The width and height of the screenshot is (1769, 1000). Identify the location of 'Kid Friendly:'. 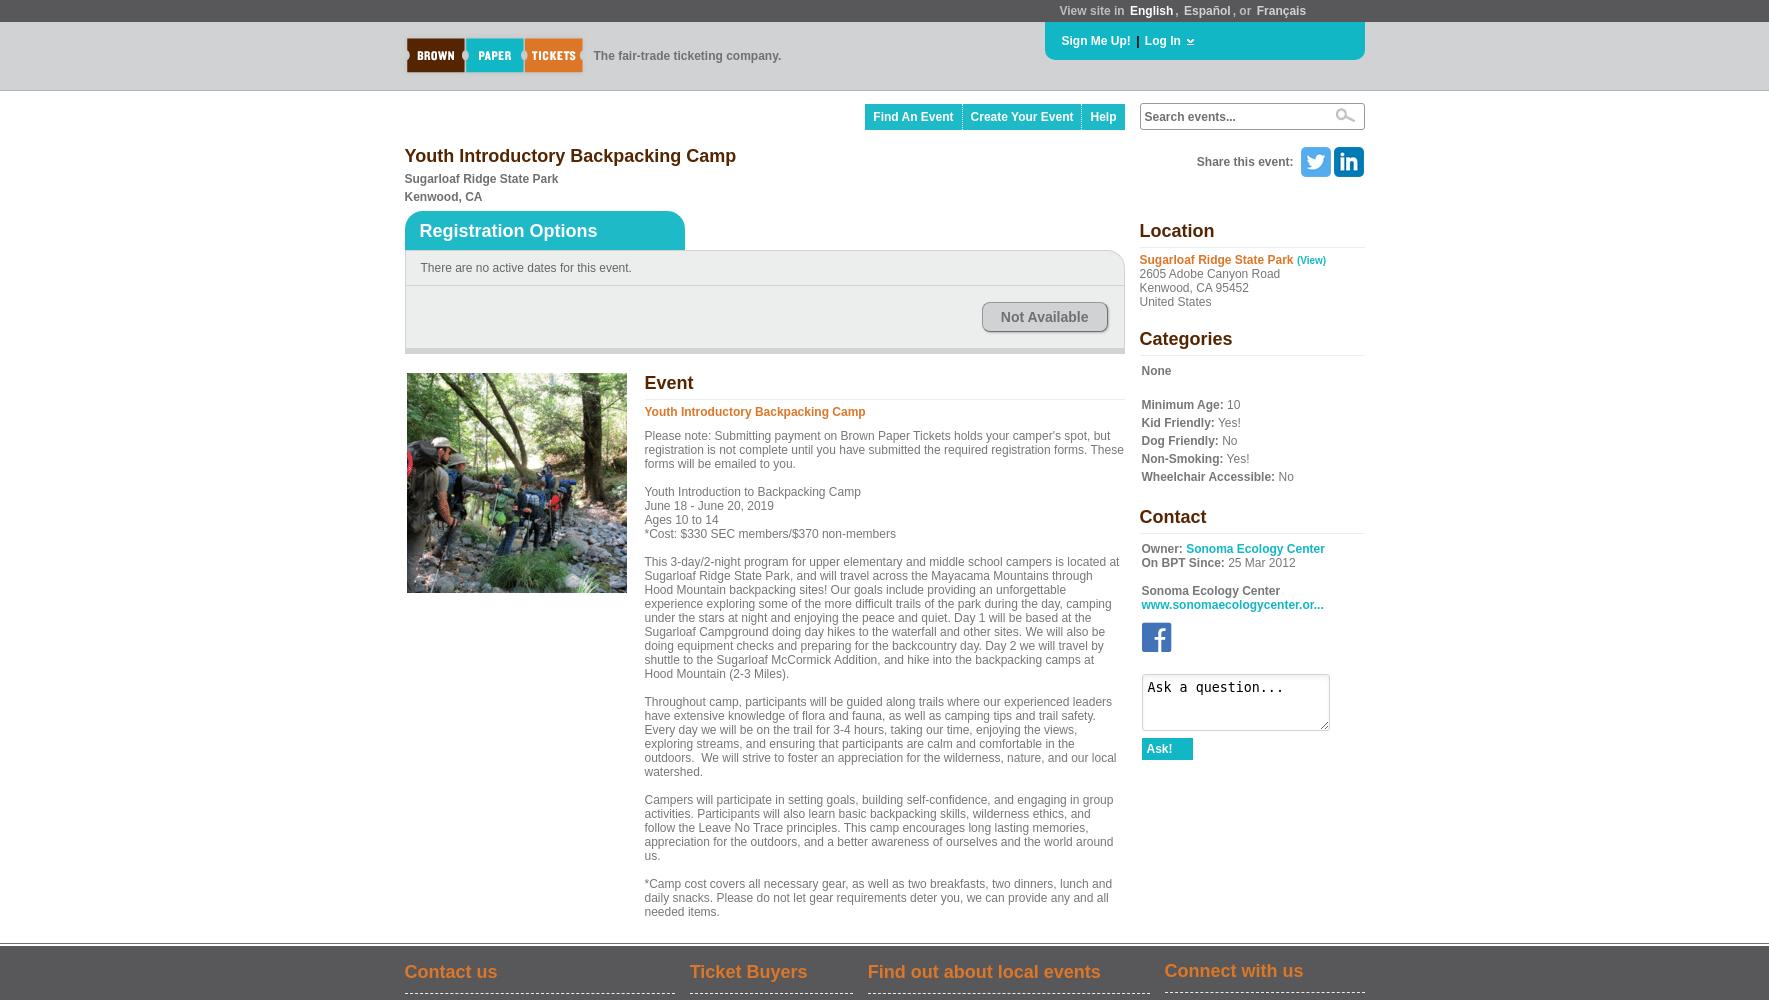
(1176, 423).